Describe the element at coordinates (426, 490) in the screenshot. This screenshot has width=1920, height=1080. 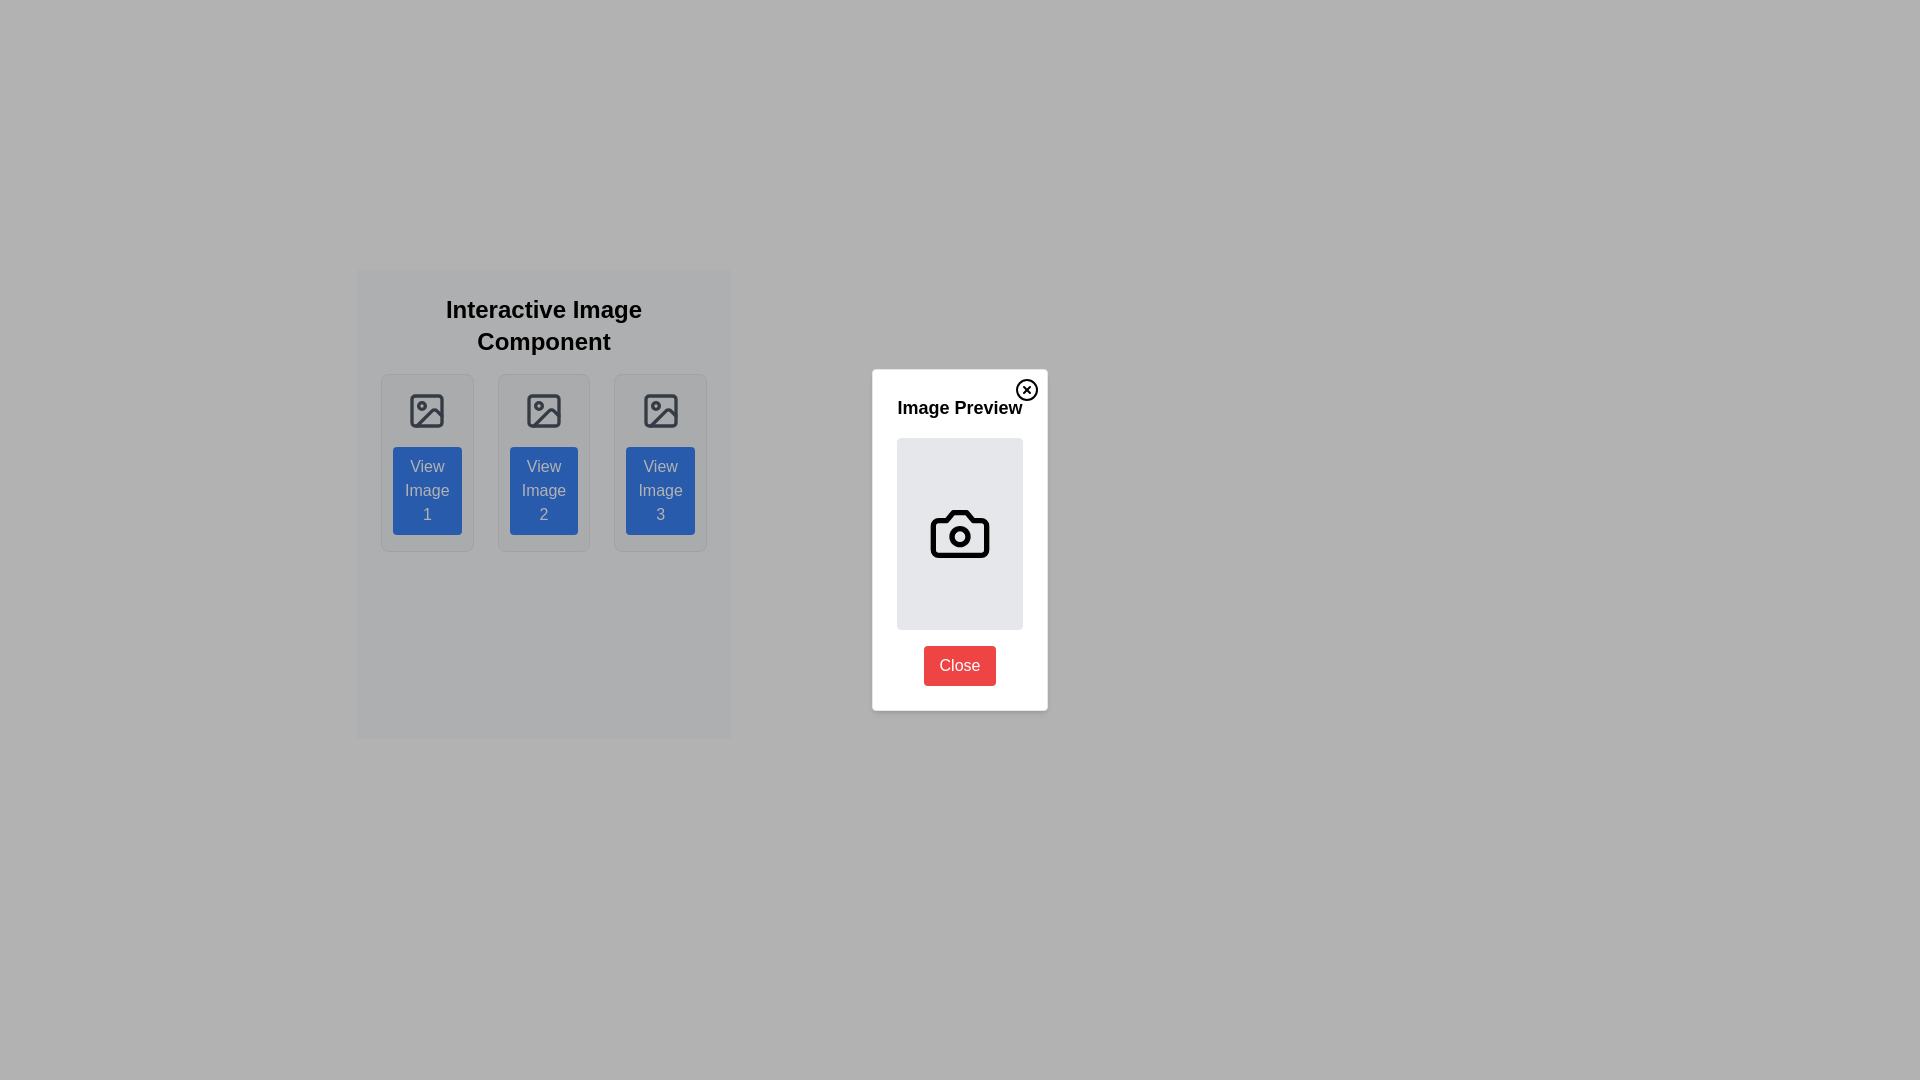
I see `the 'View Image 1' button, a blue rectangular button with white text and rounded corners` at that location.